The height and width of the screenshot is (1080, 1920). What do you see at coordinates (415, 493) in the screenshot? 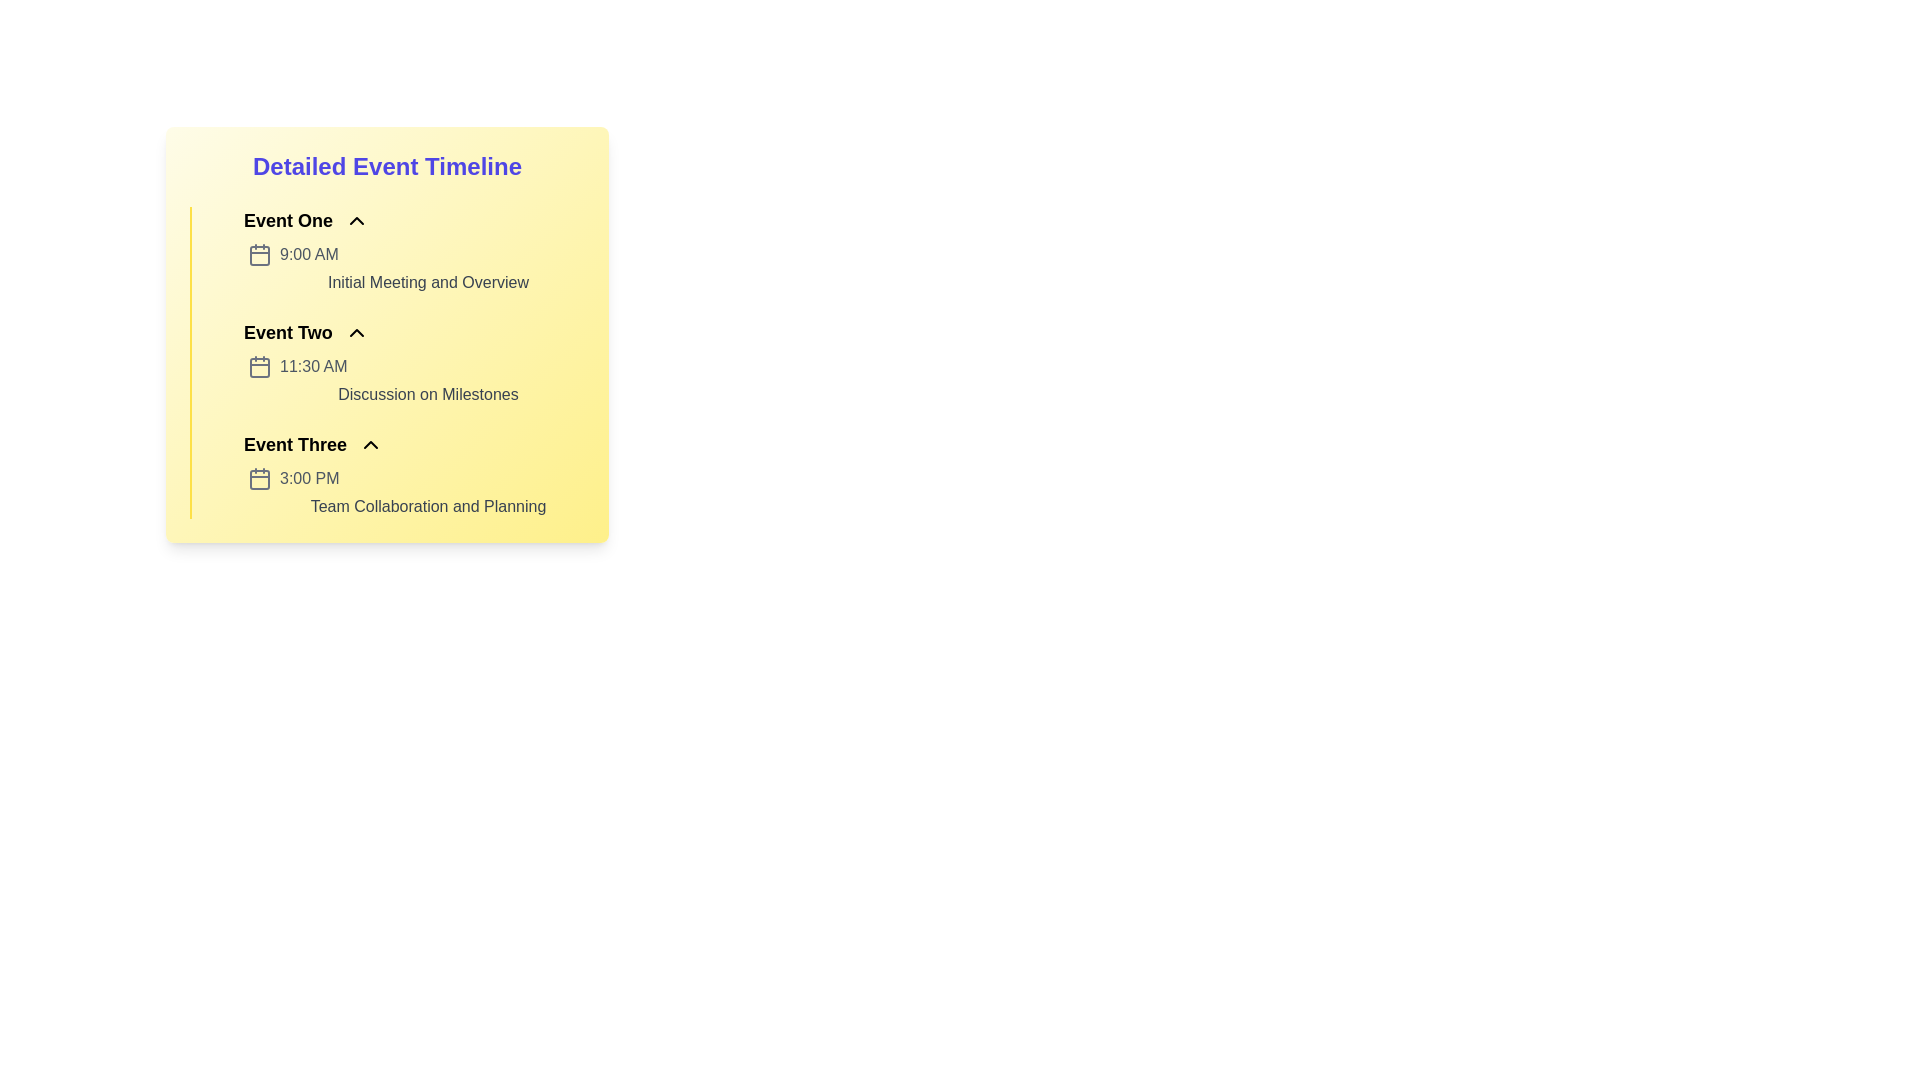
I see `the 'Team Collaboration and Planning' text and calendar icon element located in the 'Event Three' section of the timeline` at bounding box center [415, 493].